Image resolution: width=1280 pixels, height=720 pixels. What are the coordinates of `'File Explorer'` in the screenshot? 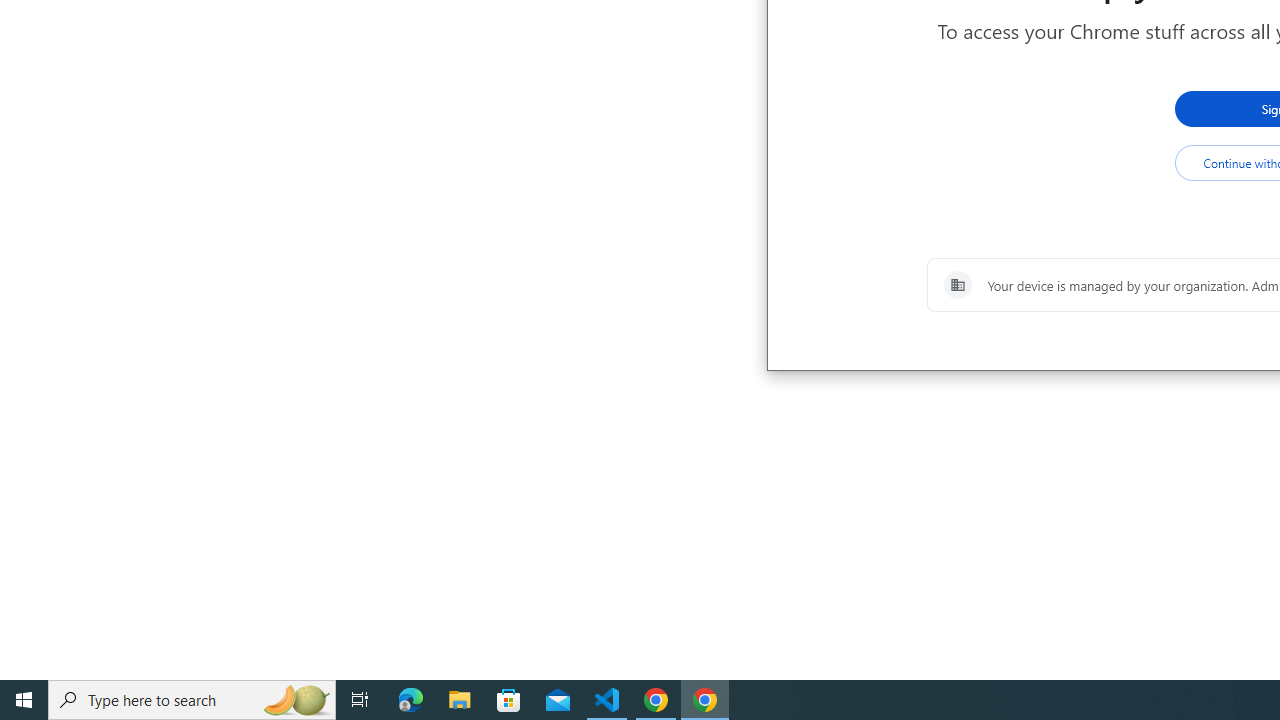 It's located at (459, 698).